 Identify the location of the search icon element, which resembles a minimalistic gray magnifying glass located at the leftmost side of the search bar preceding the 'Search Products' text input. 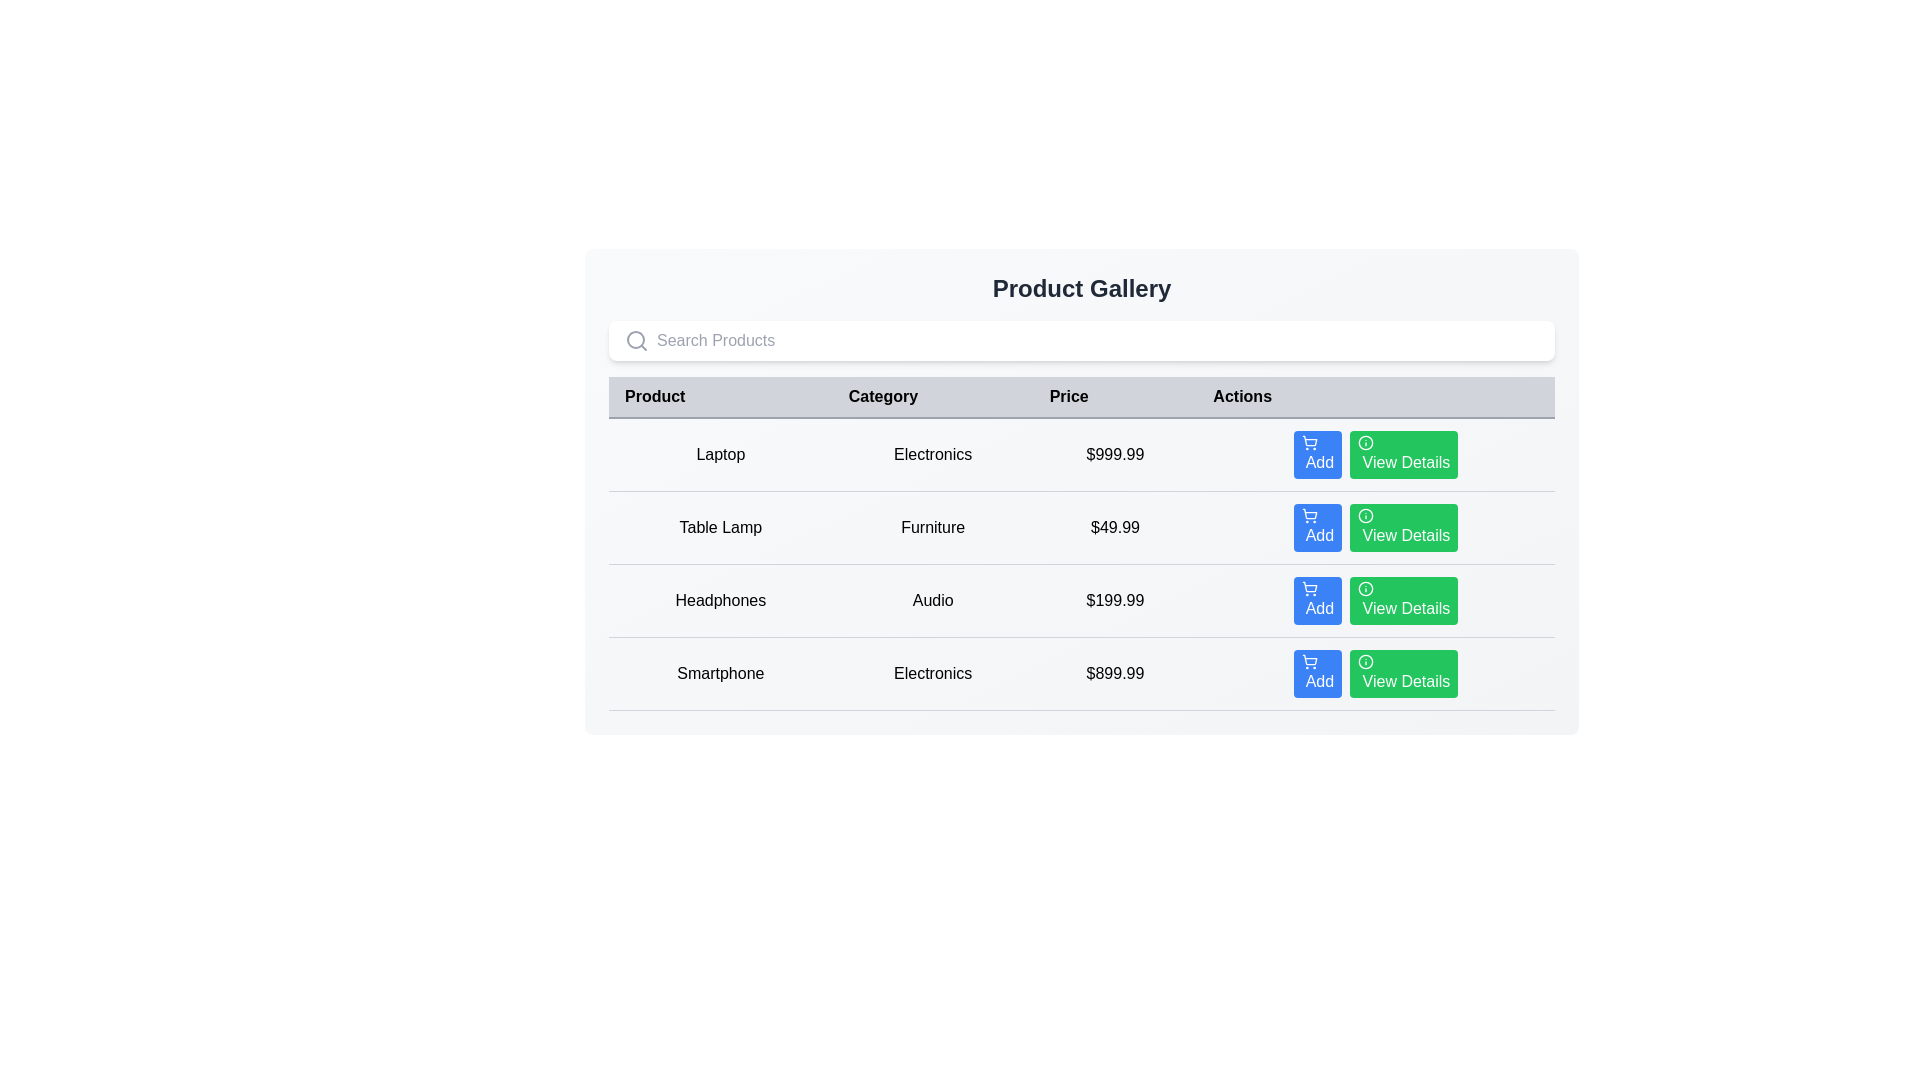
(636, 339).